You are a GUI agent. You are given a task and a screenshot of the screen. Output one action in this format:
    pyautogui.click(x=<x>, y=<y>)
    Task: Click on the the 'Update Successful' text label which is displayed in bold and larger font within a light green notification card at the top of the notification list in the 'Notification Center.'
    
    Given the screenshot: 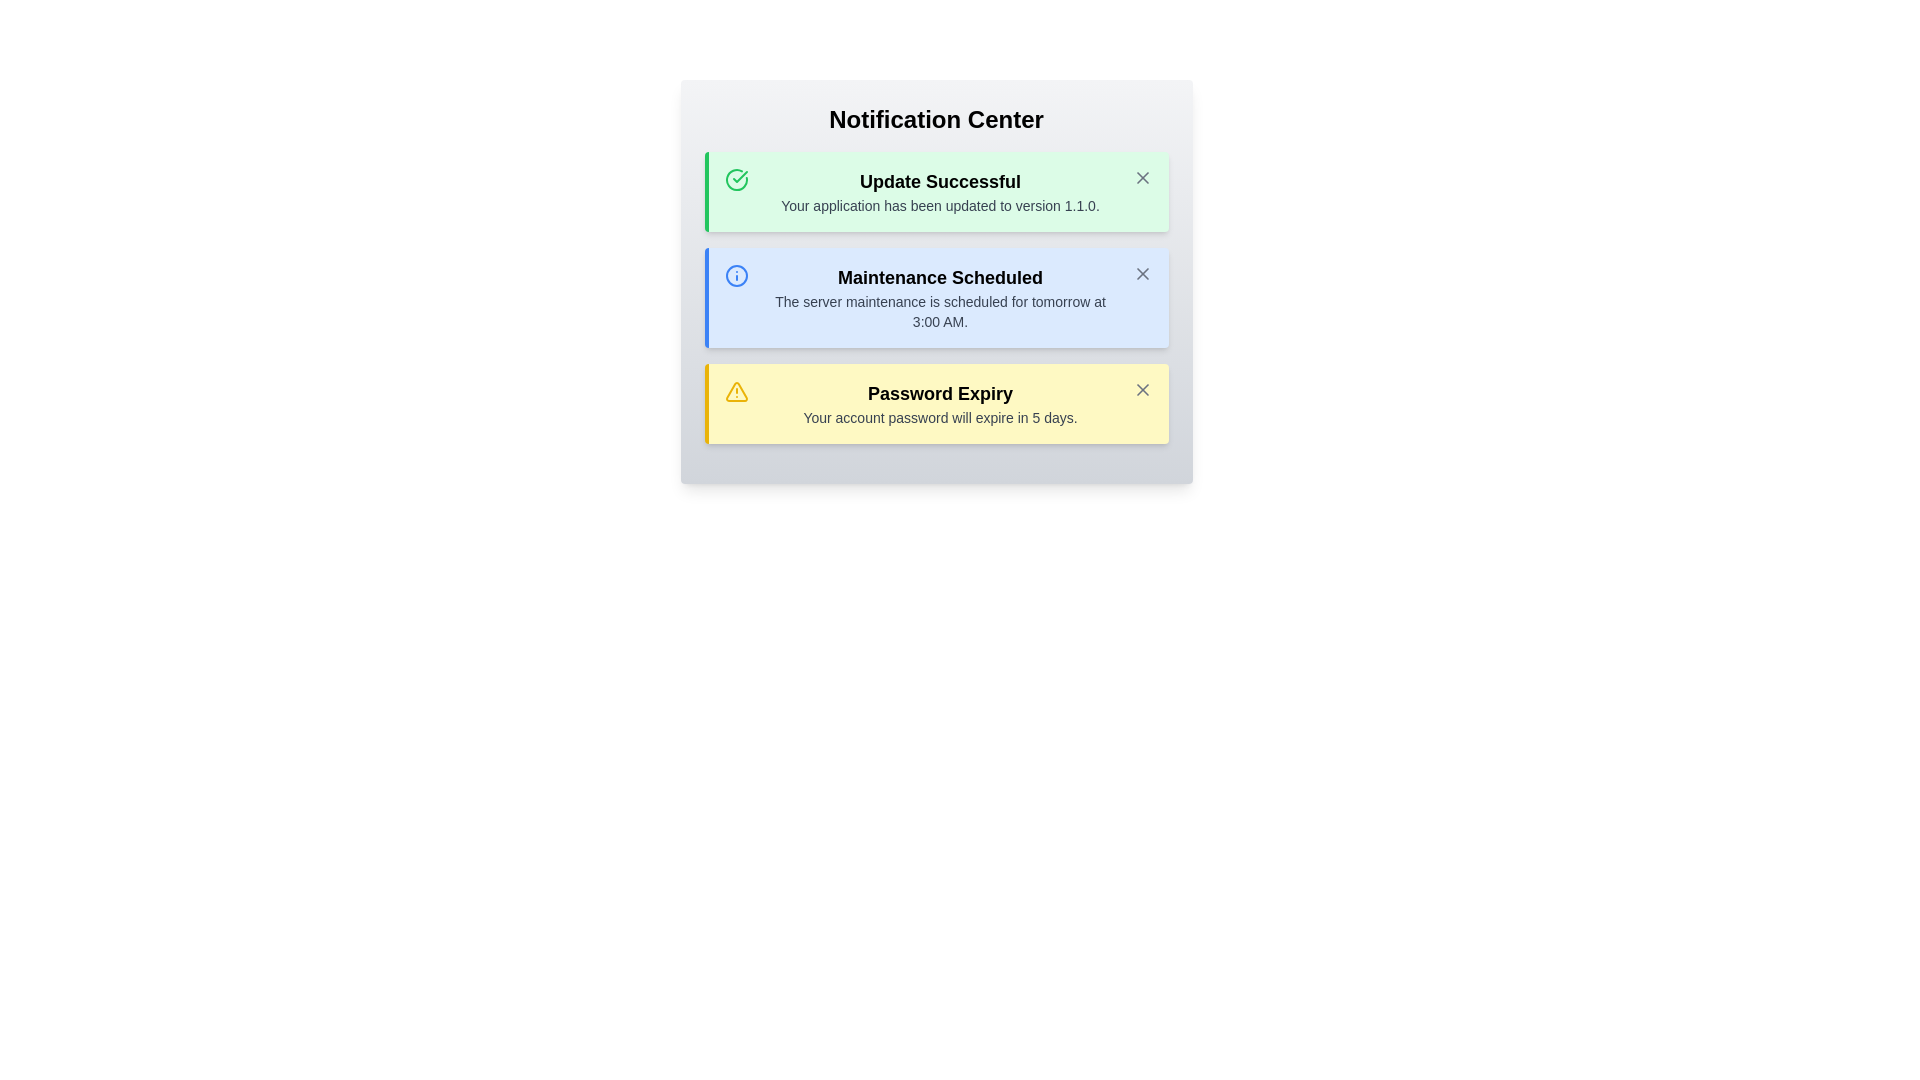 What is the action you would take?
    pyautogui.click(x=939, y=181)
    